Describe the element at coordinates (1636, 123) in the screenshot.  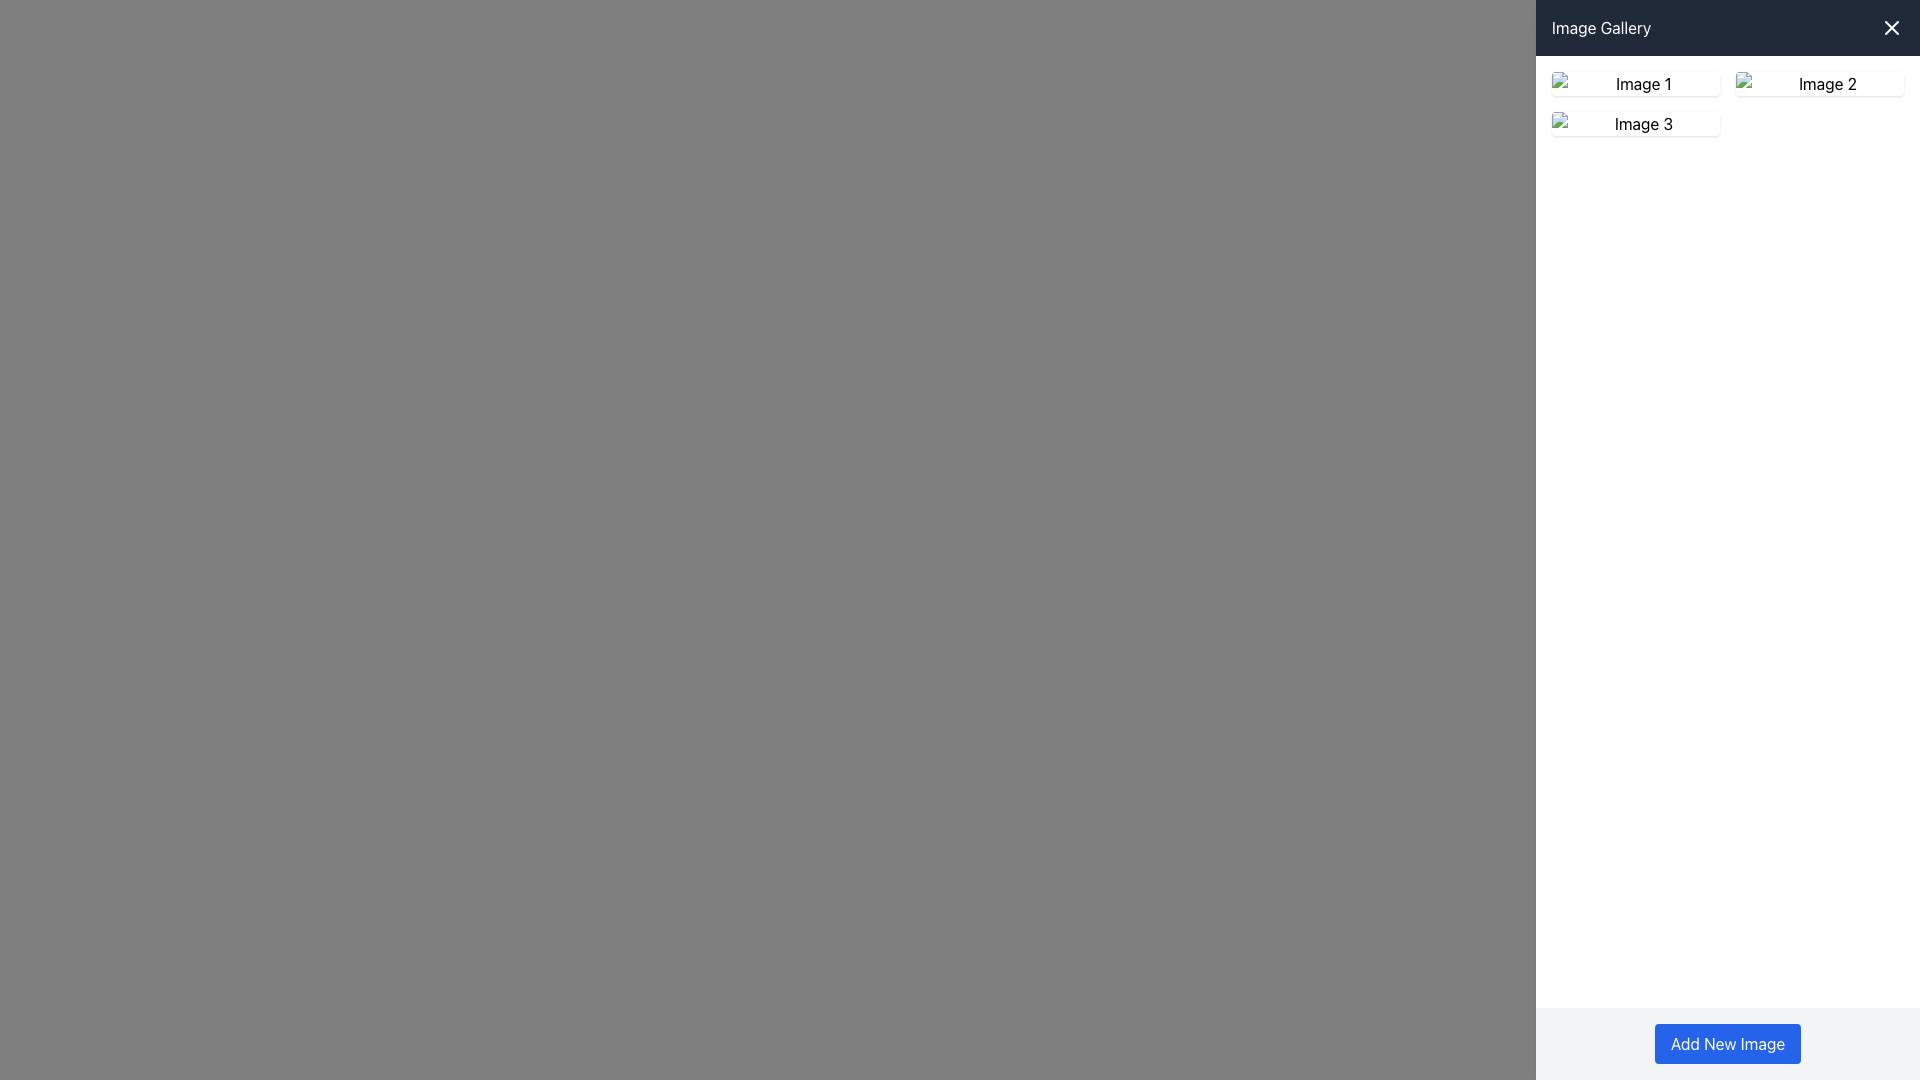
I see `the interactive icon/button located in the top-right of the 'Image Gallery' panel` at that location.